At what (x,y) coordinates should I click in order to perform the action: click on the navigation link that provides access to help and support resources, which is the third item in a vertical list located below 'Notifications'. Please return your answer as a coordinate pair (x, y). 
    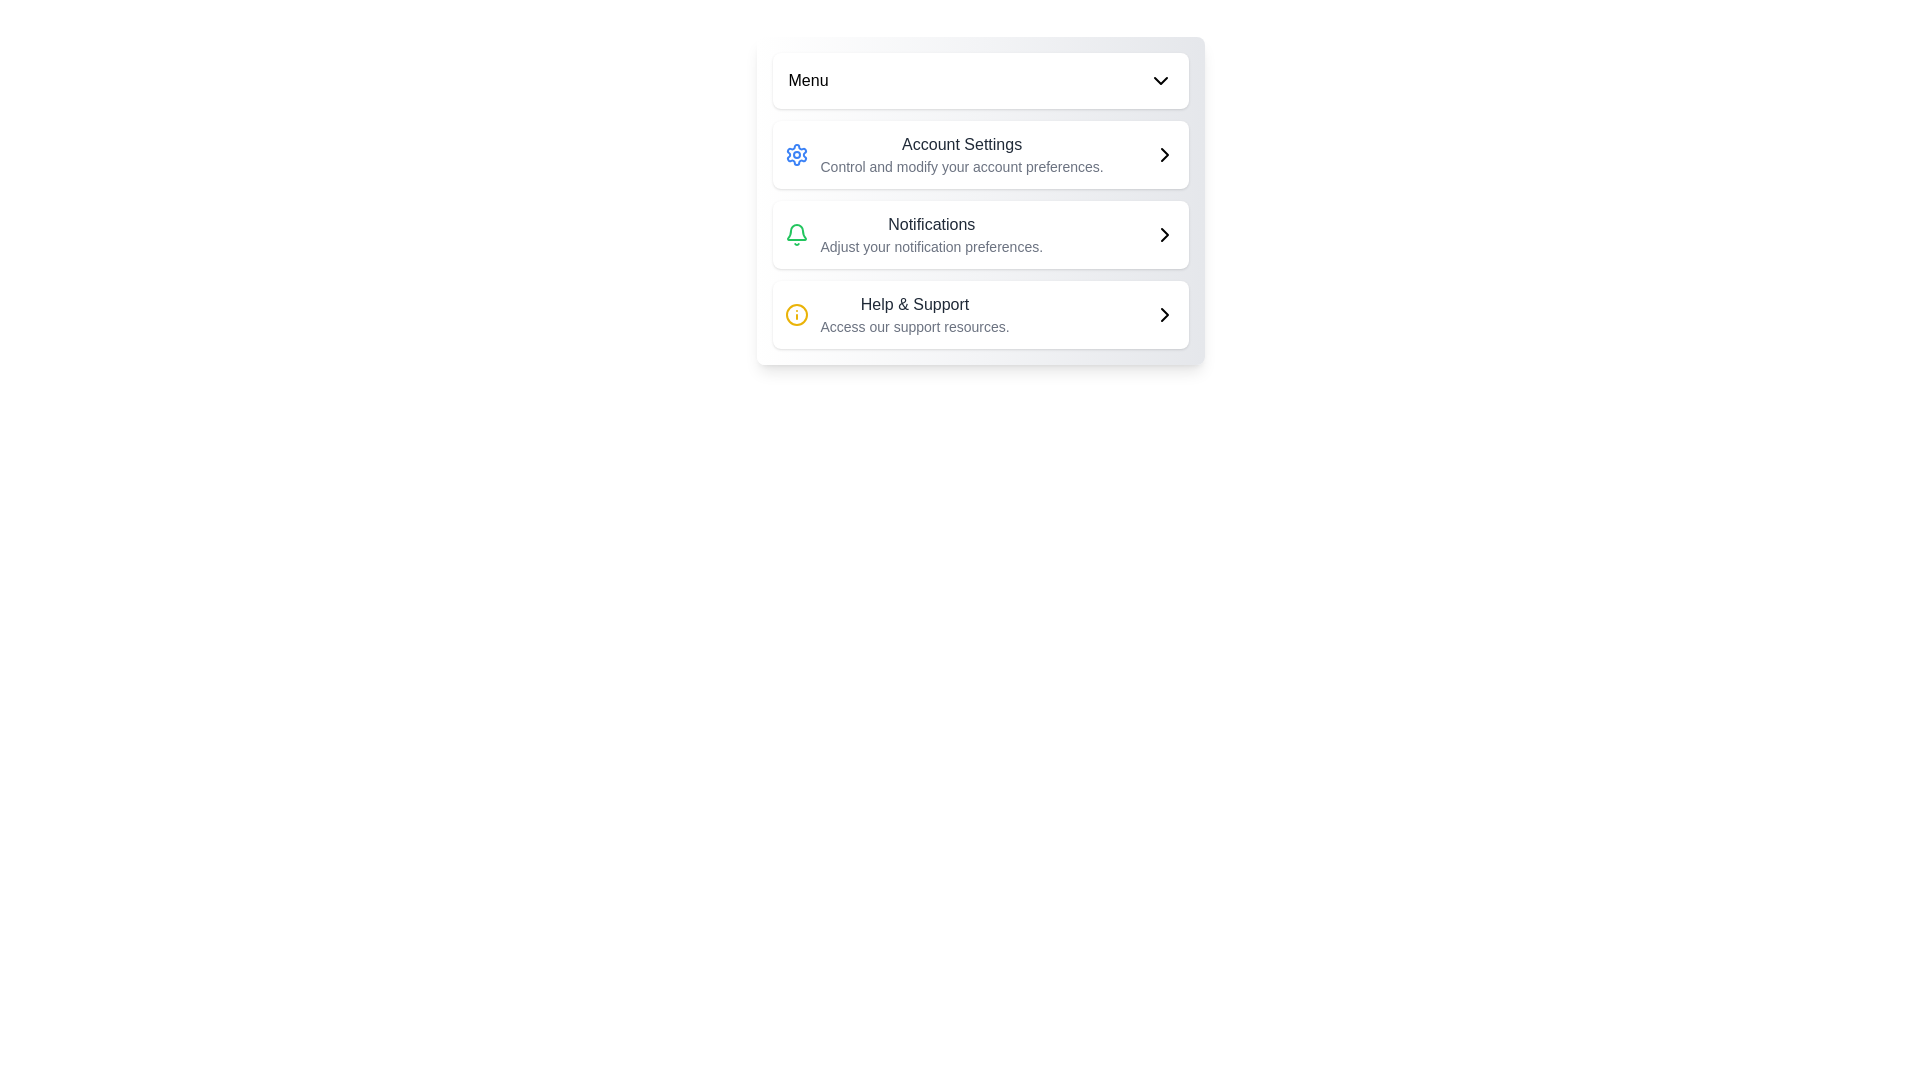
    Looking at the image, I should click on (980, 315).